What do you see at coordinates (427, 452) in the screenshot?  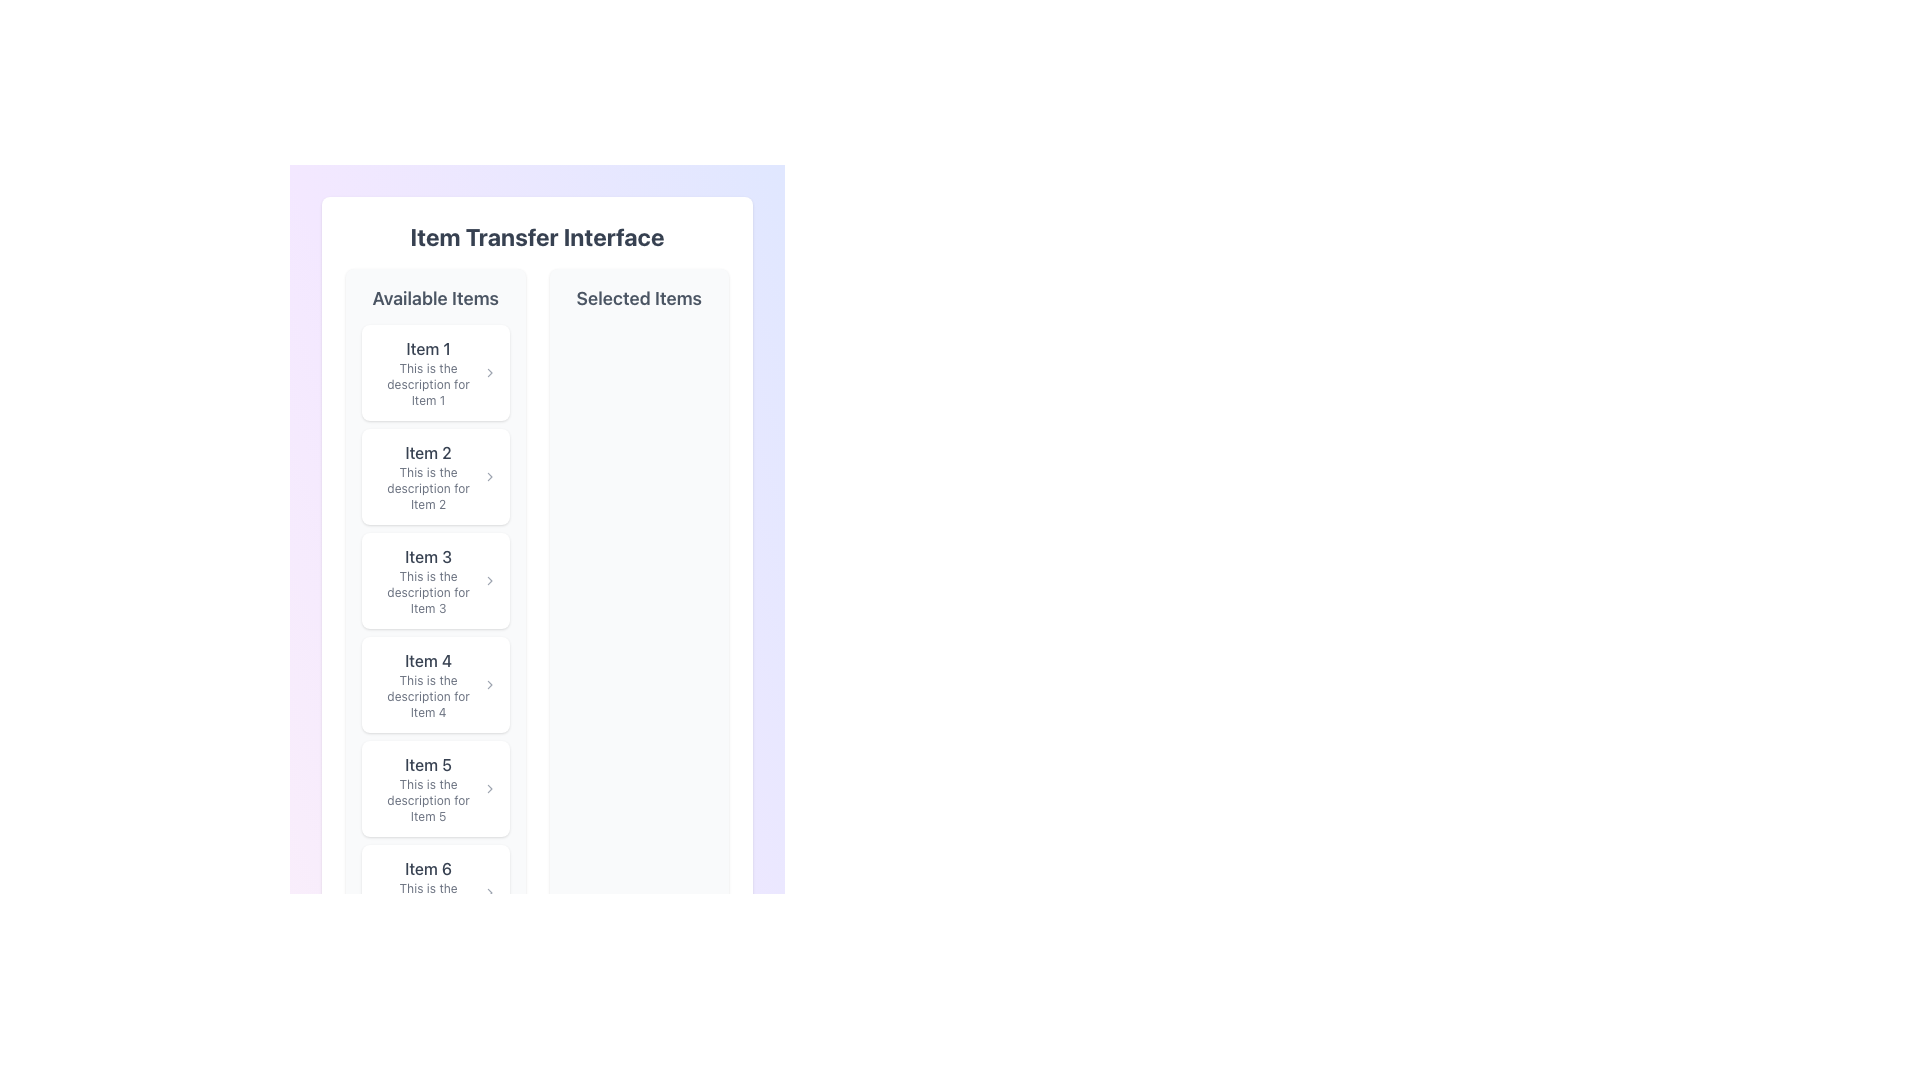 I see `the 'Item 2' label located at the top of its card in the 'Available Items' section by moving the cursor to its center point` at bounding box center [427, 452].